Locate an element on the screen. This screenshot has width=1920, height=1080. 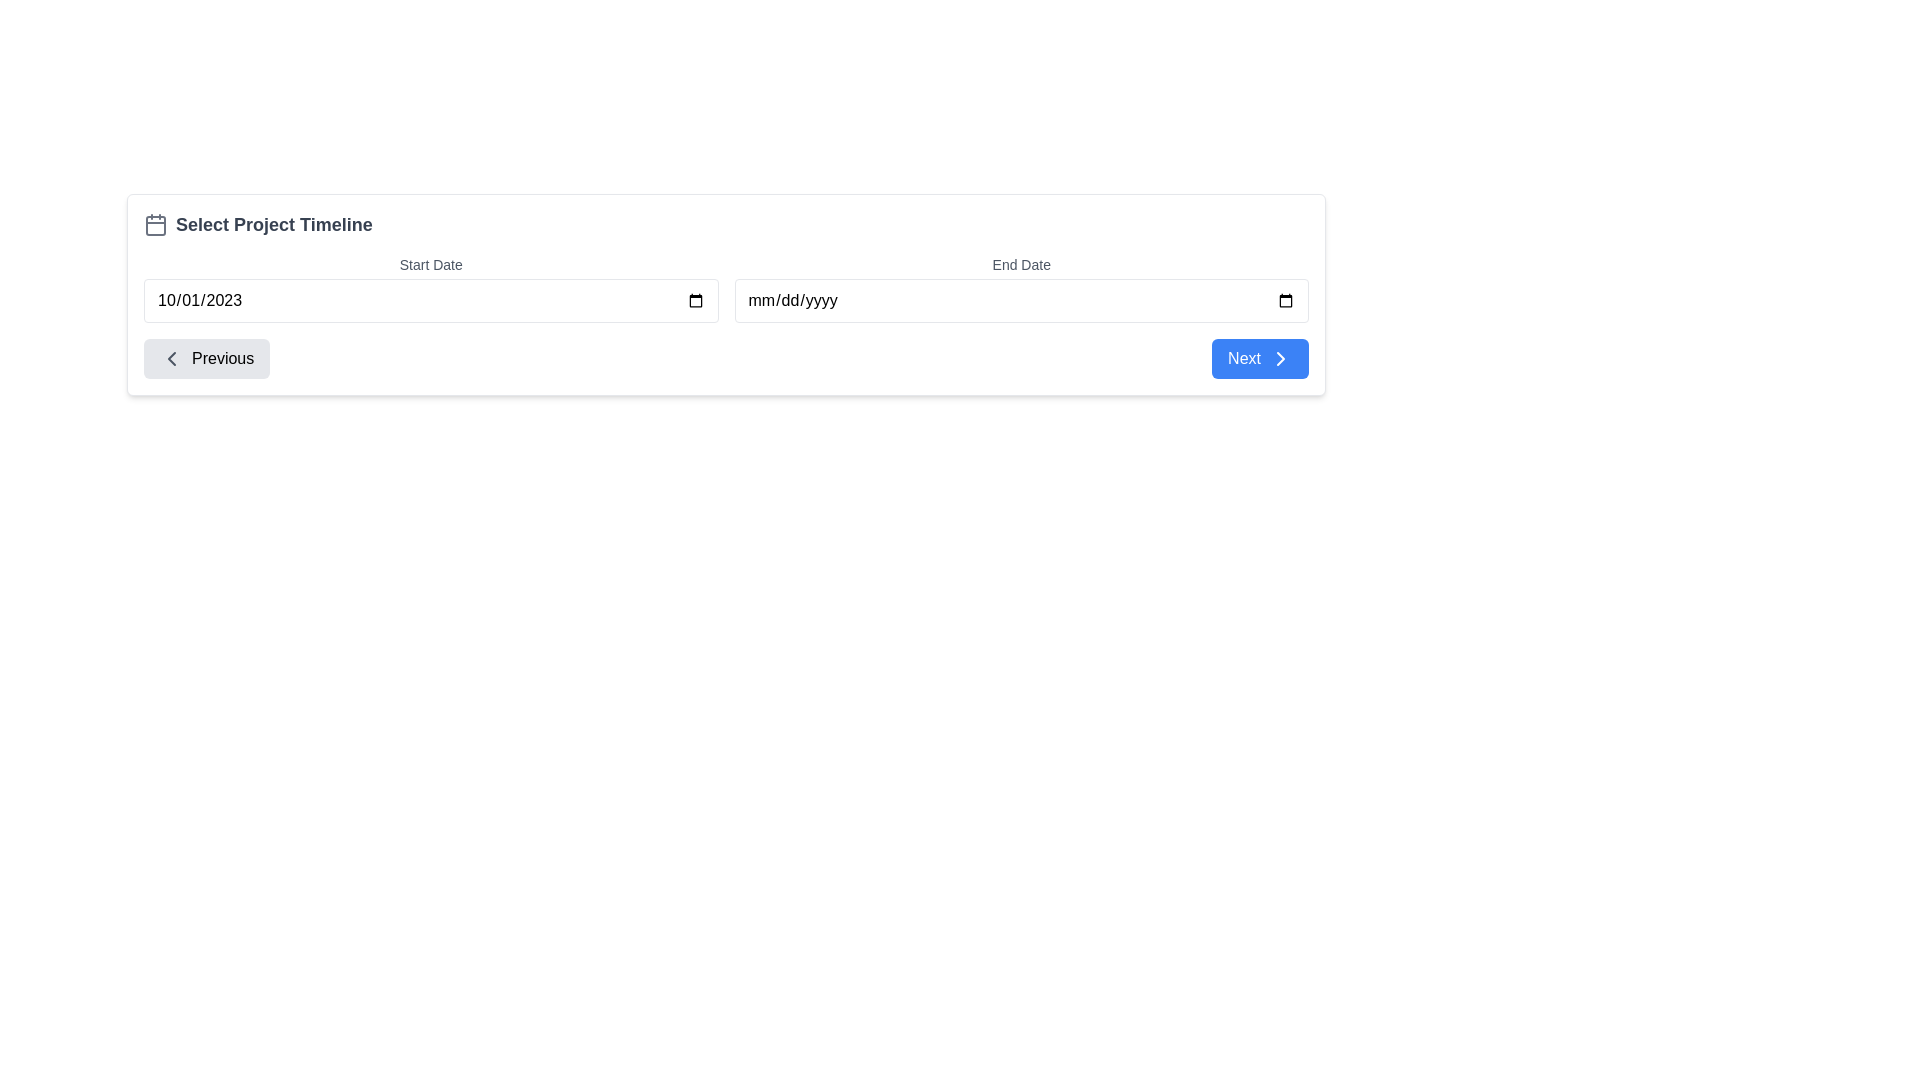
the main decorative graphical component of the calendar icon located next to the 'Select Project Timeline' label is located at coordinates (155, 225).